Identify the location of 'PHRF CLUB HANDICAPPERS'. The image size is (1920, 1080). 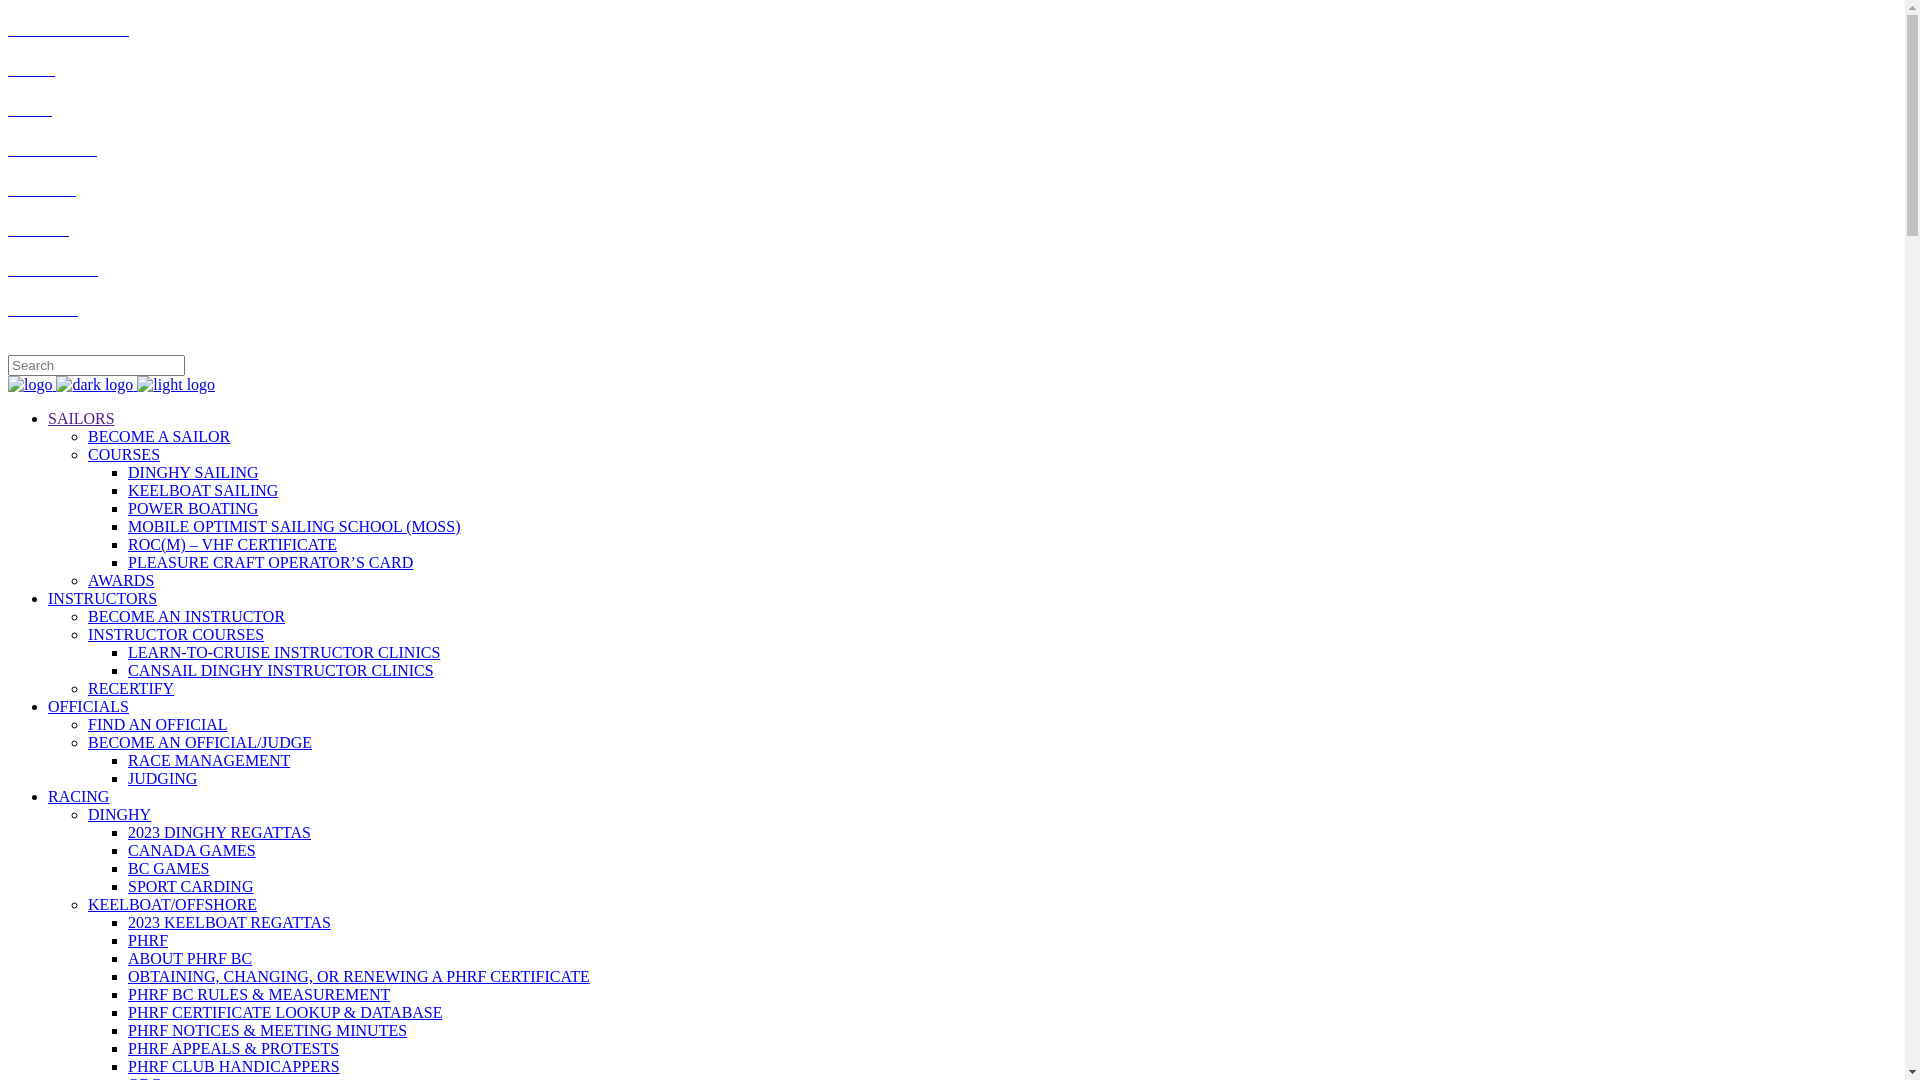
(234, 1065).